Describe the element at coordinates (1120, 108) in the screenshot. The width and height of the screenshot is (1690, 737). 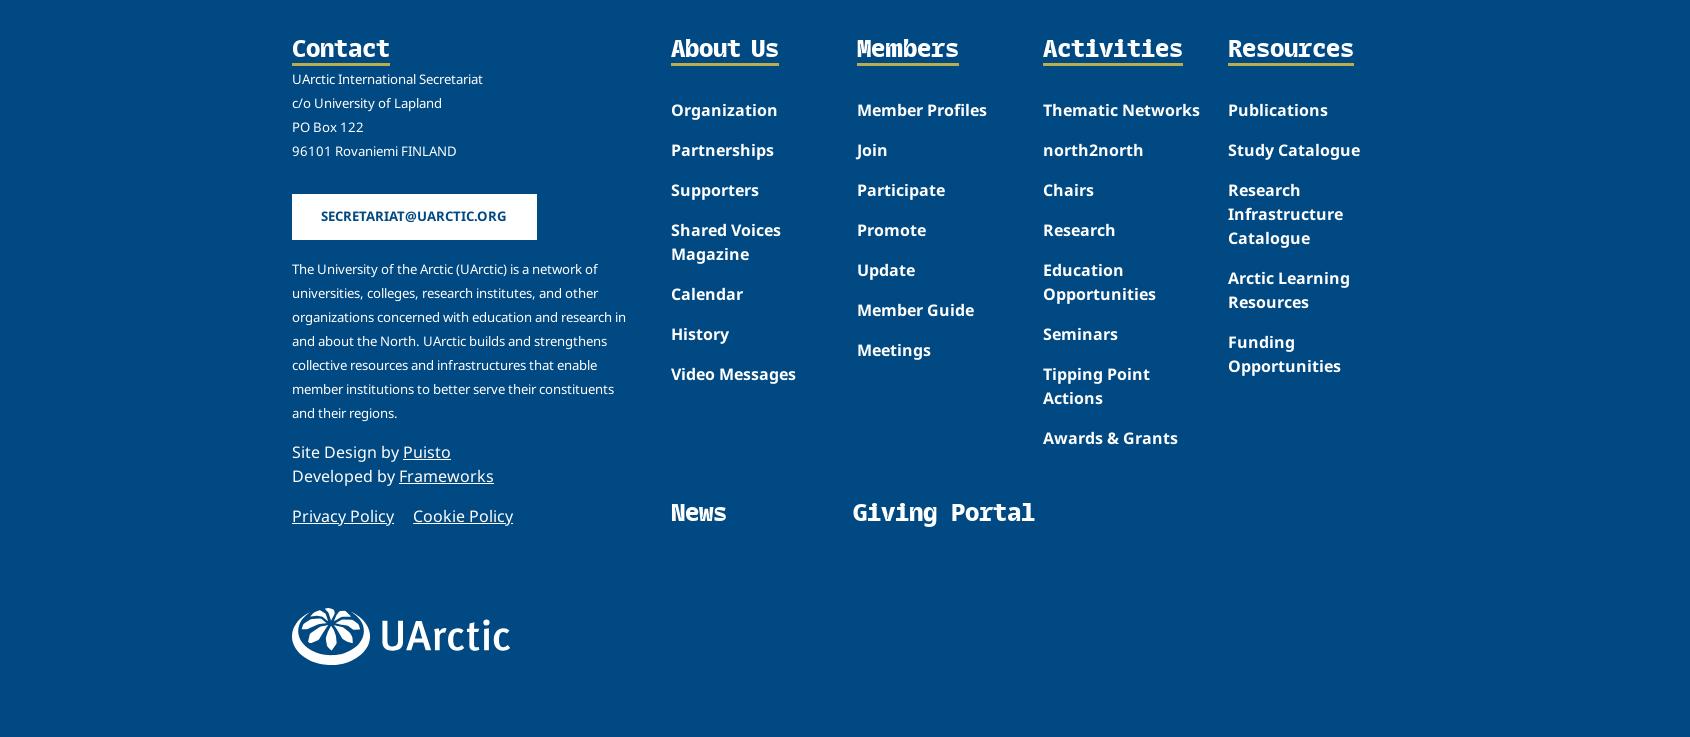
I see `'Thematic Networks'` at that location.